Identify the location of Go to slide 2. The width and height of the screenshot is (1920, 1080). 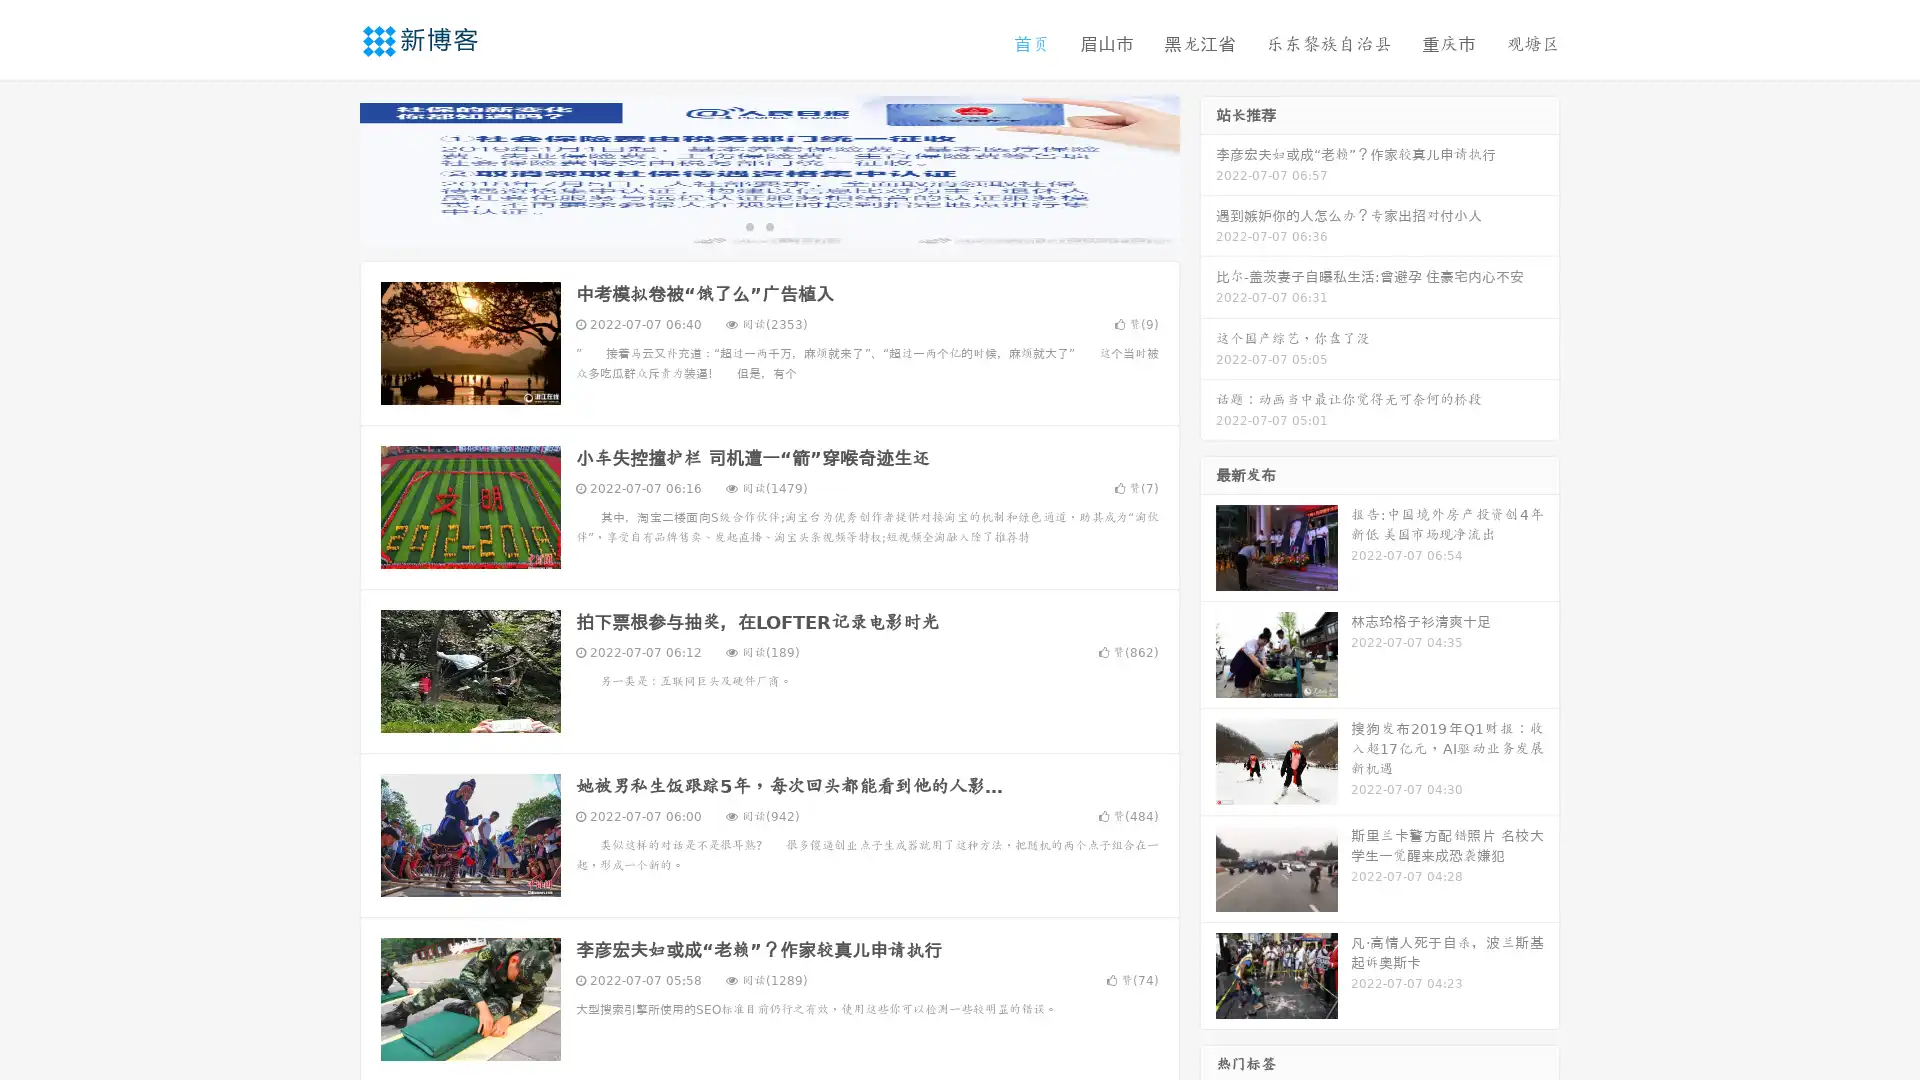
(768, 225).